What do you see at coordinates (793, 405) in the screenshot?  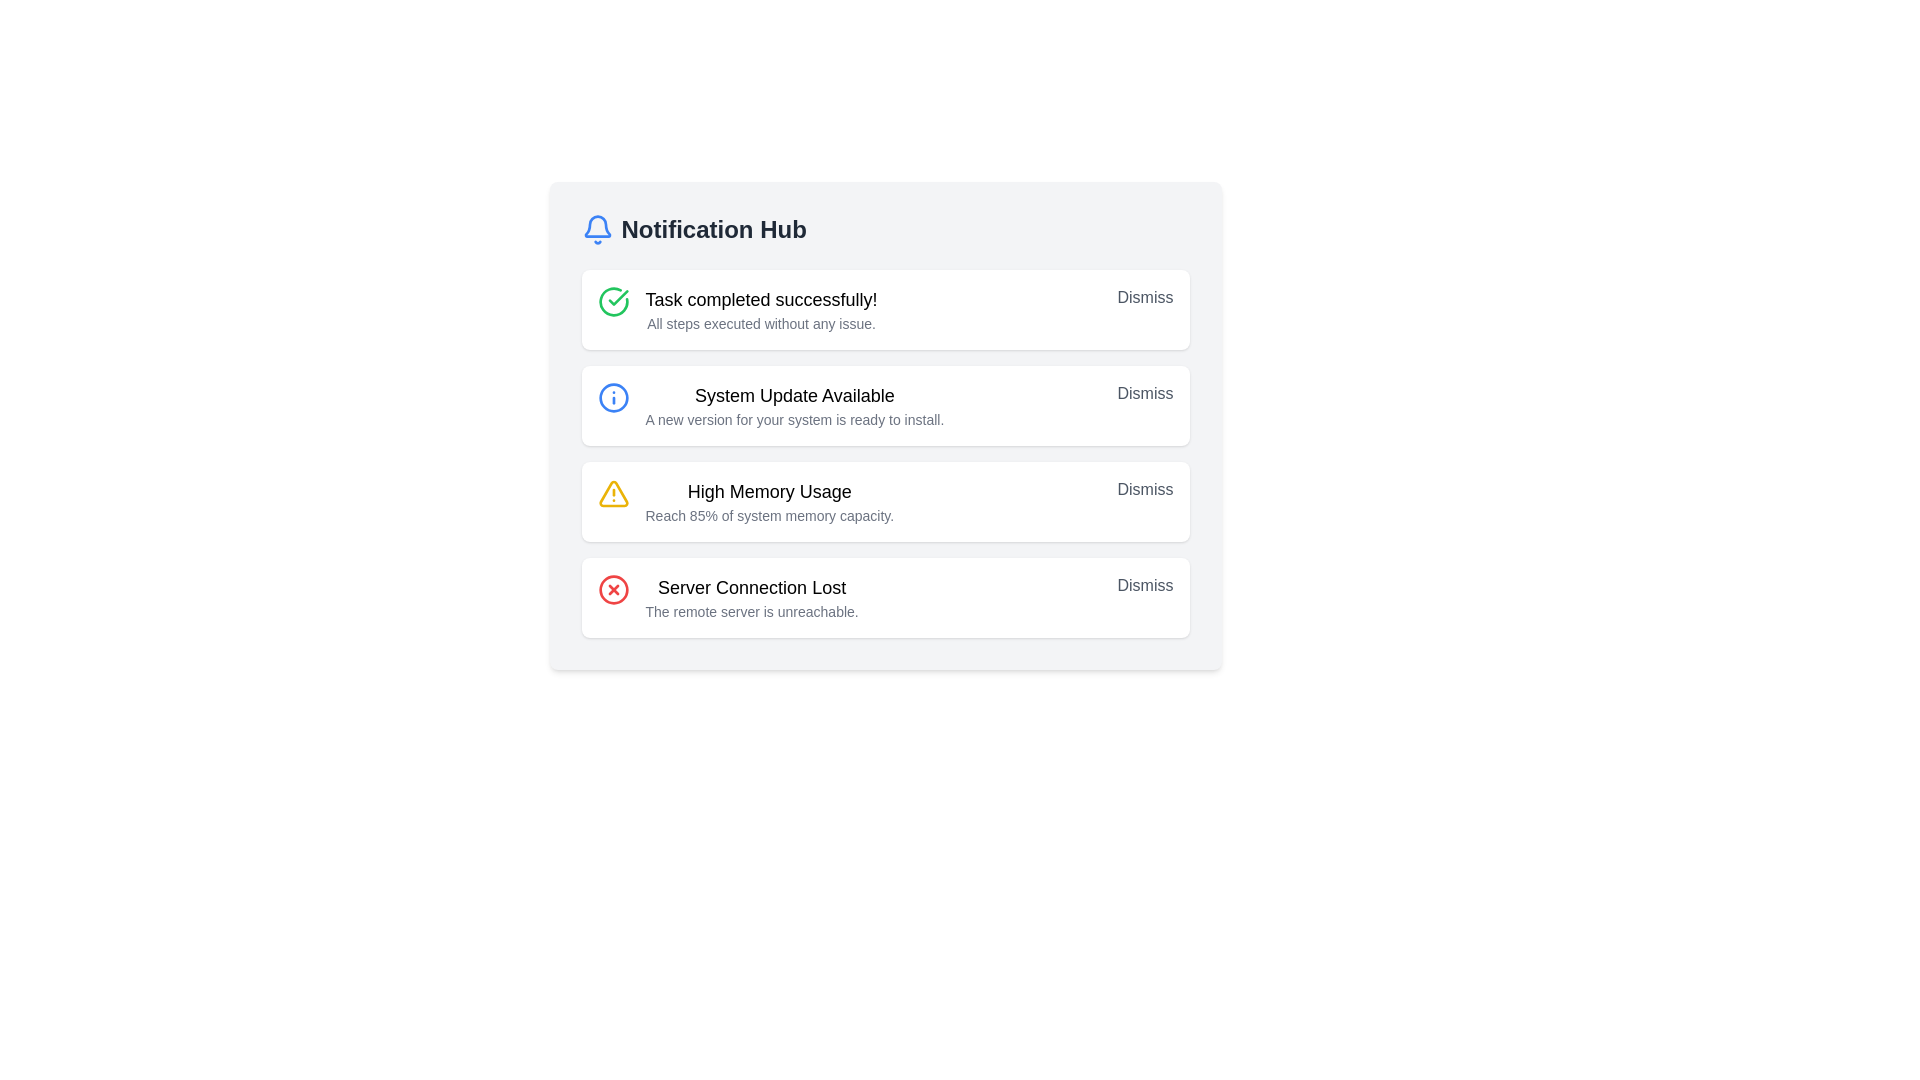 I see `informational text block about the available system update, which is centrally located on the second row of the notification list, between the notifications titled 'Task completed successfully!' and 'High Memory Usage.'` at bounding box center [793, 405].